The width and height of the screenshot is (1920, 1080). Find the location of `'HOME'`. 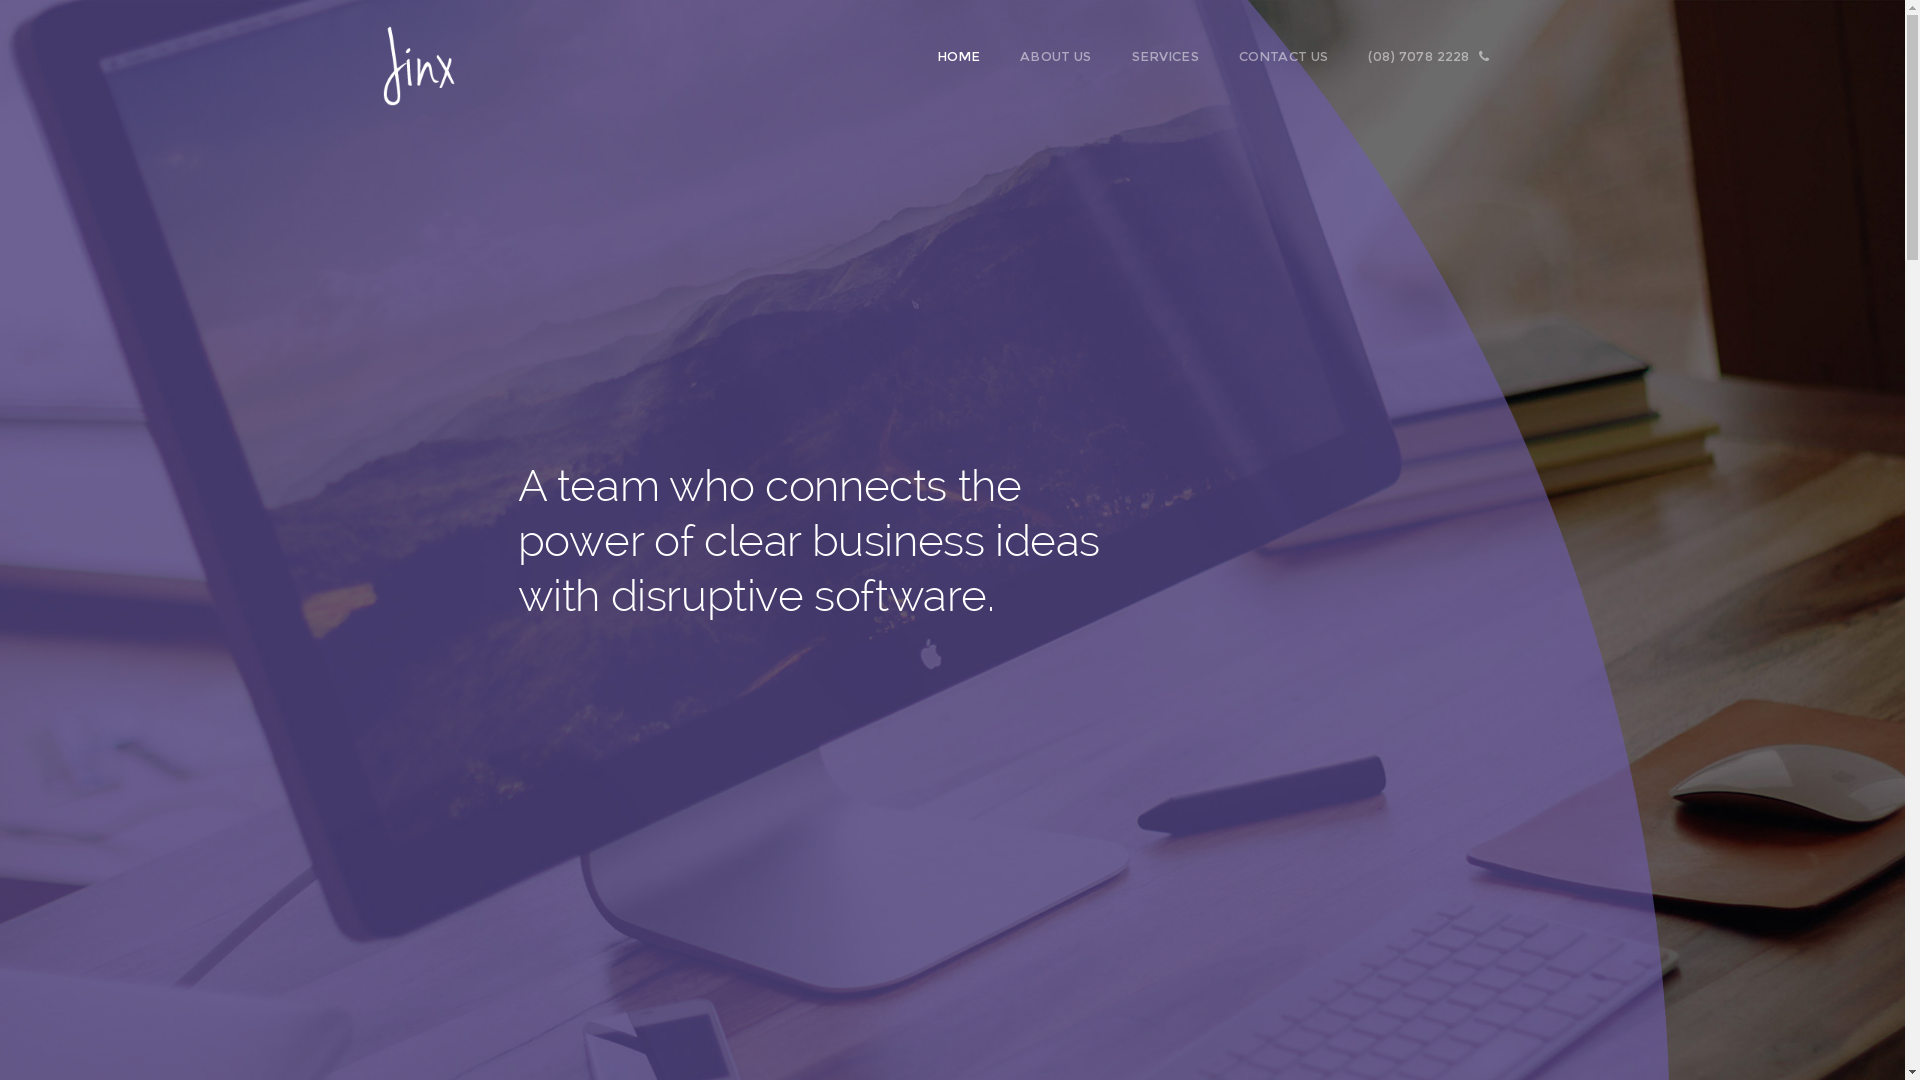

'HOME' is located at coordinates (969, 55).